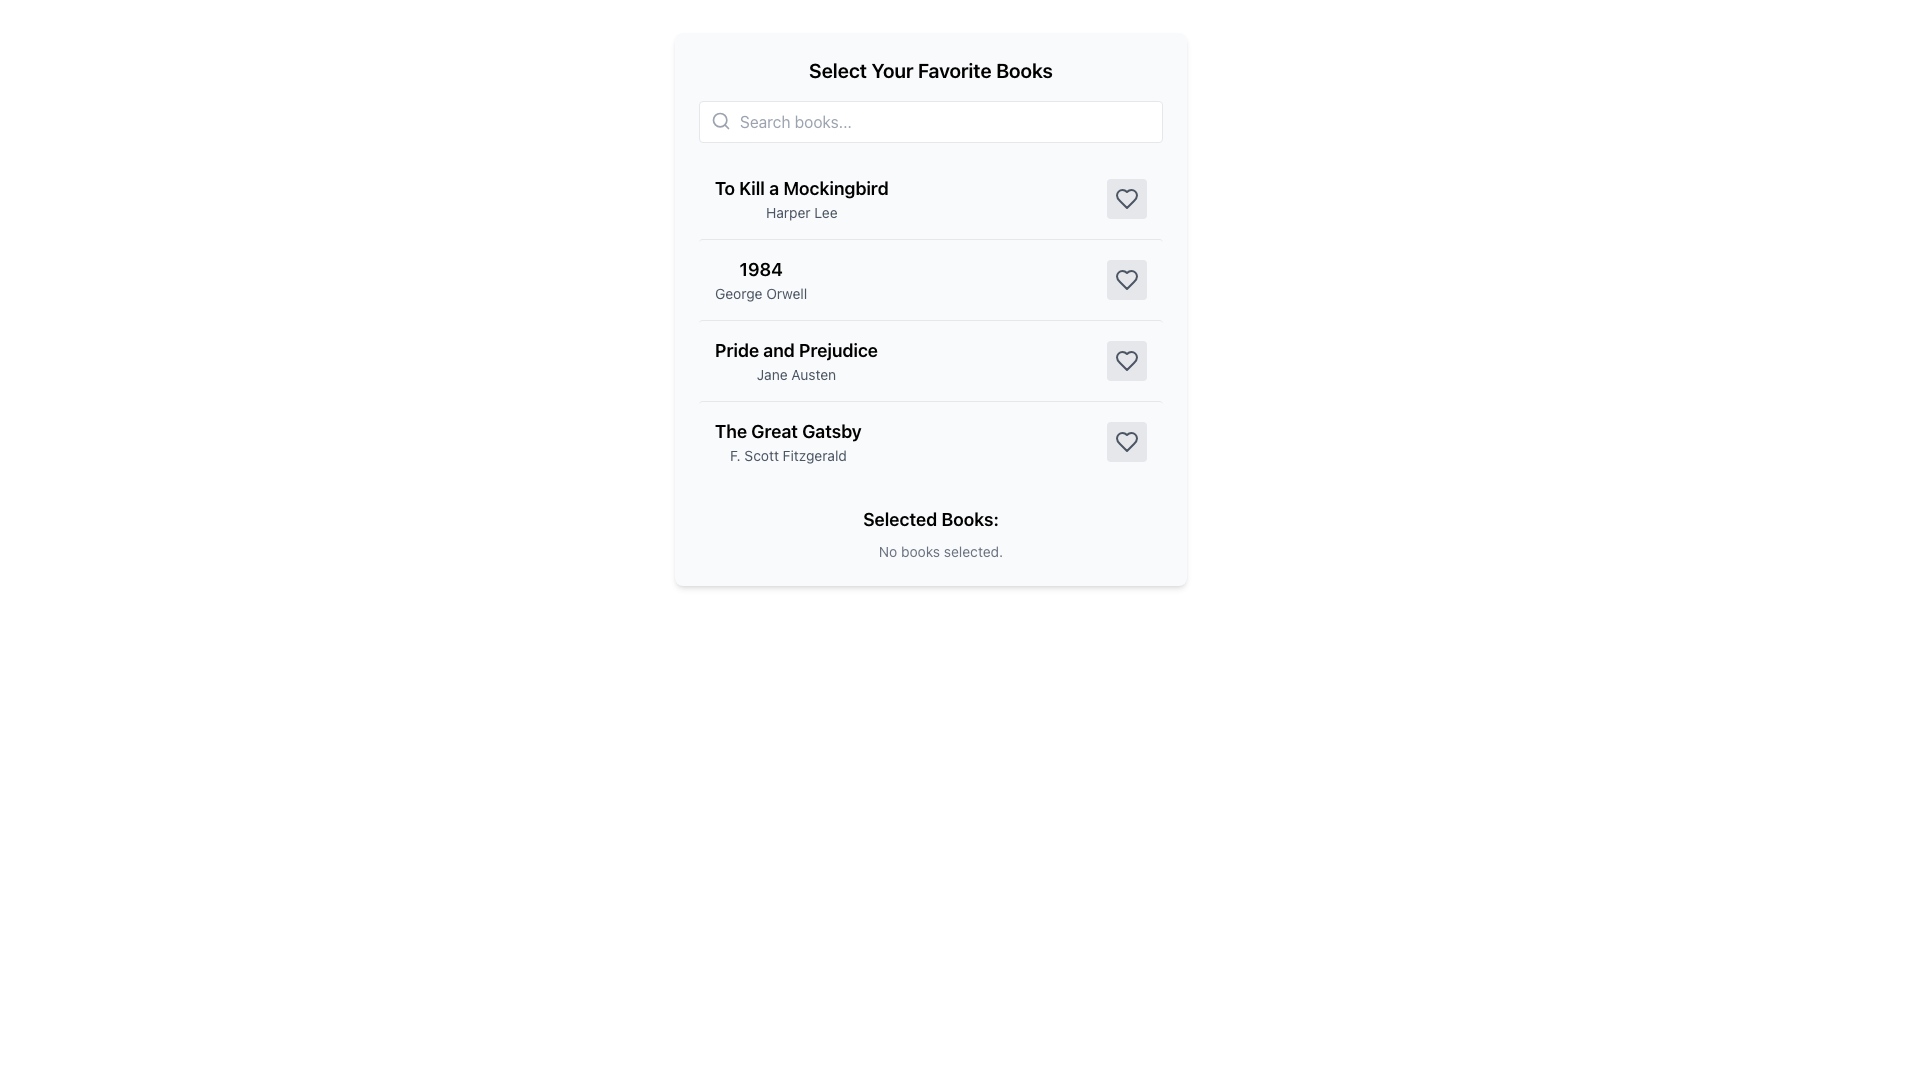 This screenshot has height=1080, width=1920. I want to click on the selection icon button located at the right side of the row containing 'The Great Gatsby' and 'F. Scott Fitzgerald', so click(1127, 441).